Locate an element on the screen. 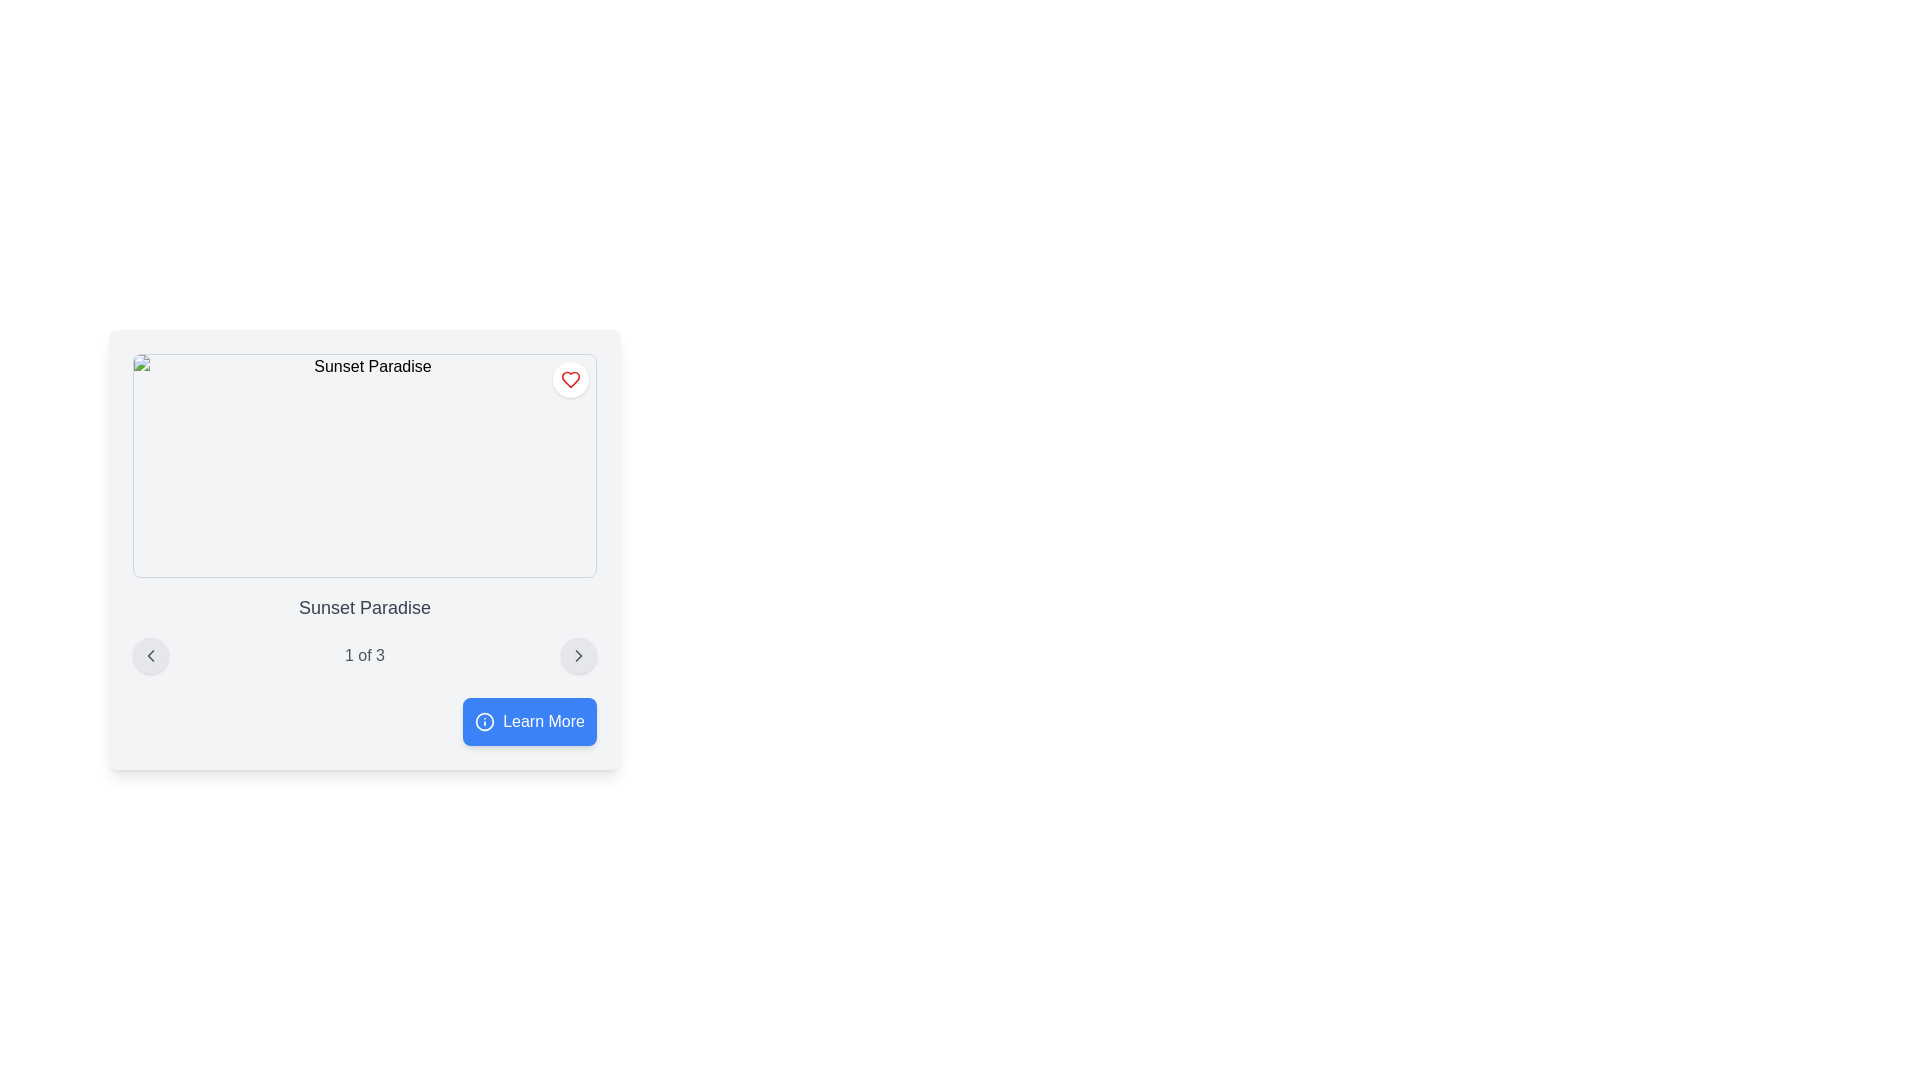 Image resolution: width=1920 pixels, height=1080 pixels. the left-pointing Chevron icon embedded in a circular button, which serves as a navigation control for cycling through options or images is located at coordinates (149, 655).